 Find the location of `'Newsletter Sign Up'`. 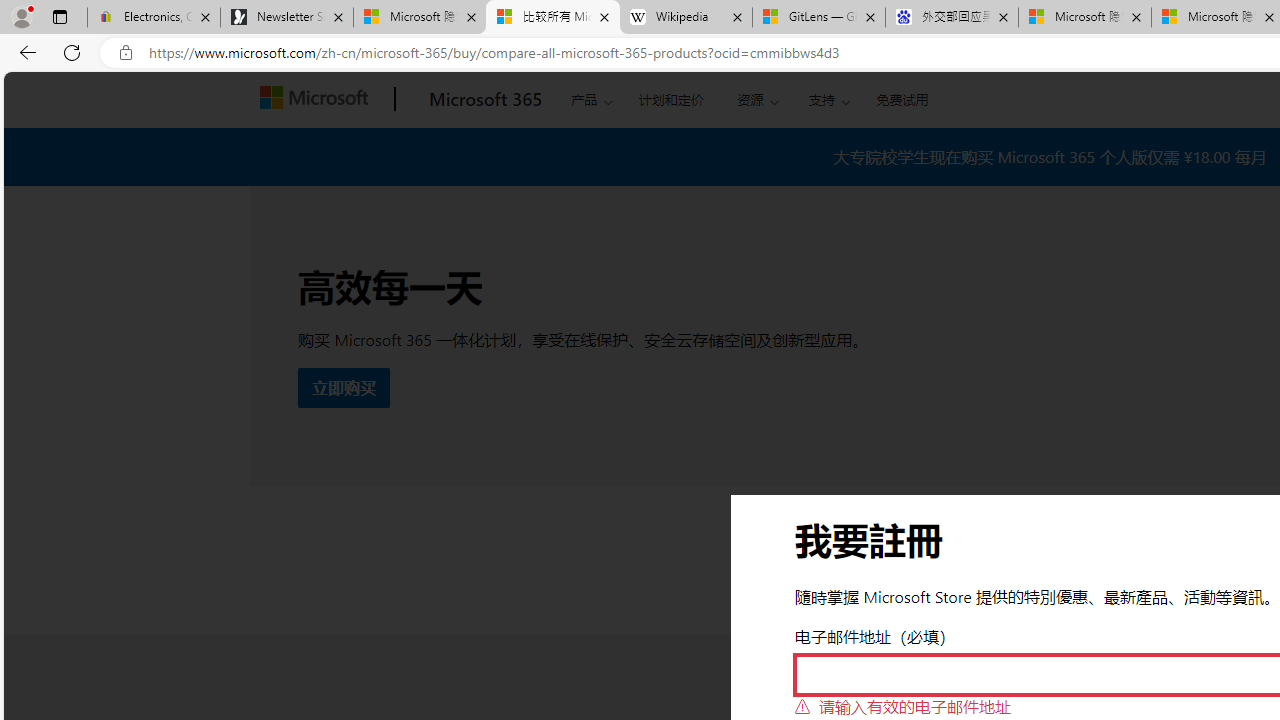

'Newsletter Sign Up' is located at coordinates (286, 17).